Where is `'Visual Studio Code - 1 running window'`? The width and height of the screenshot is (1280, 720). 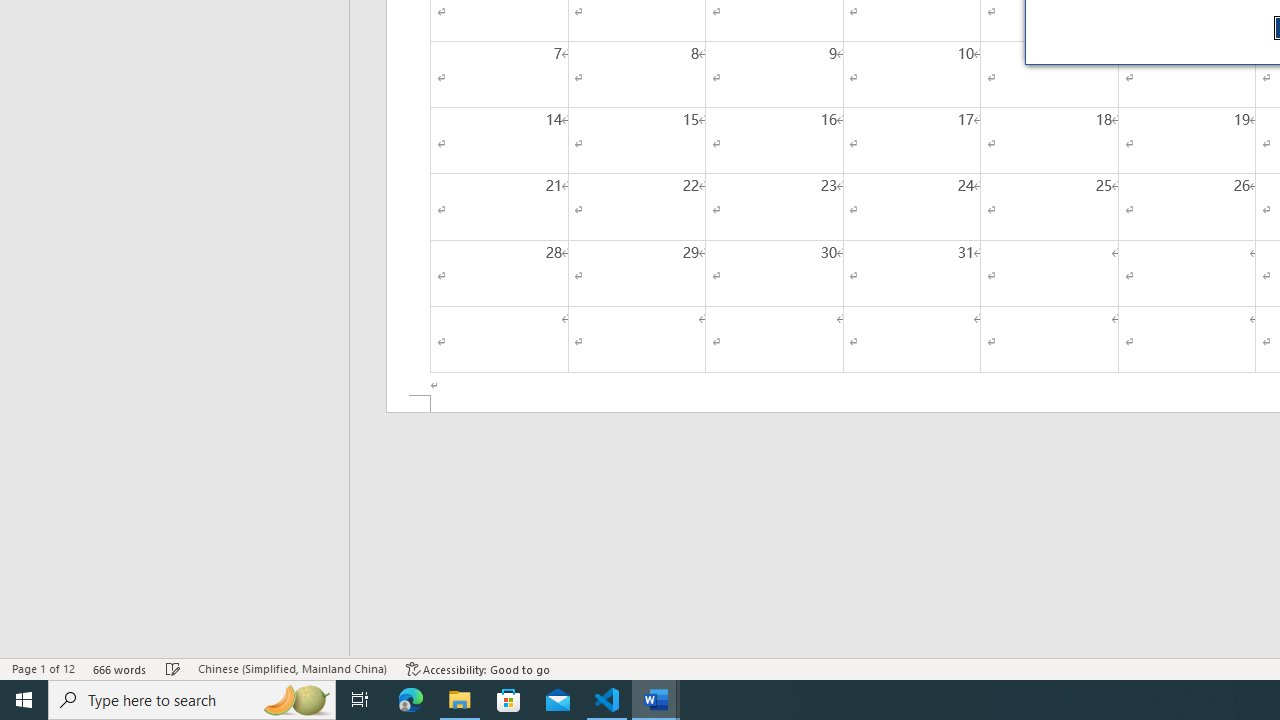 'Visual Studio Code - 1 running window' is located at coordinates (606, 698).